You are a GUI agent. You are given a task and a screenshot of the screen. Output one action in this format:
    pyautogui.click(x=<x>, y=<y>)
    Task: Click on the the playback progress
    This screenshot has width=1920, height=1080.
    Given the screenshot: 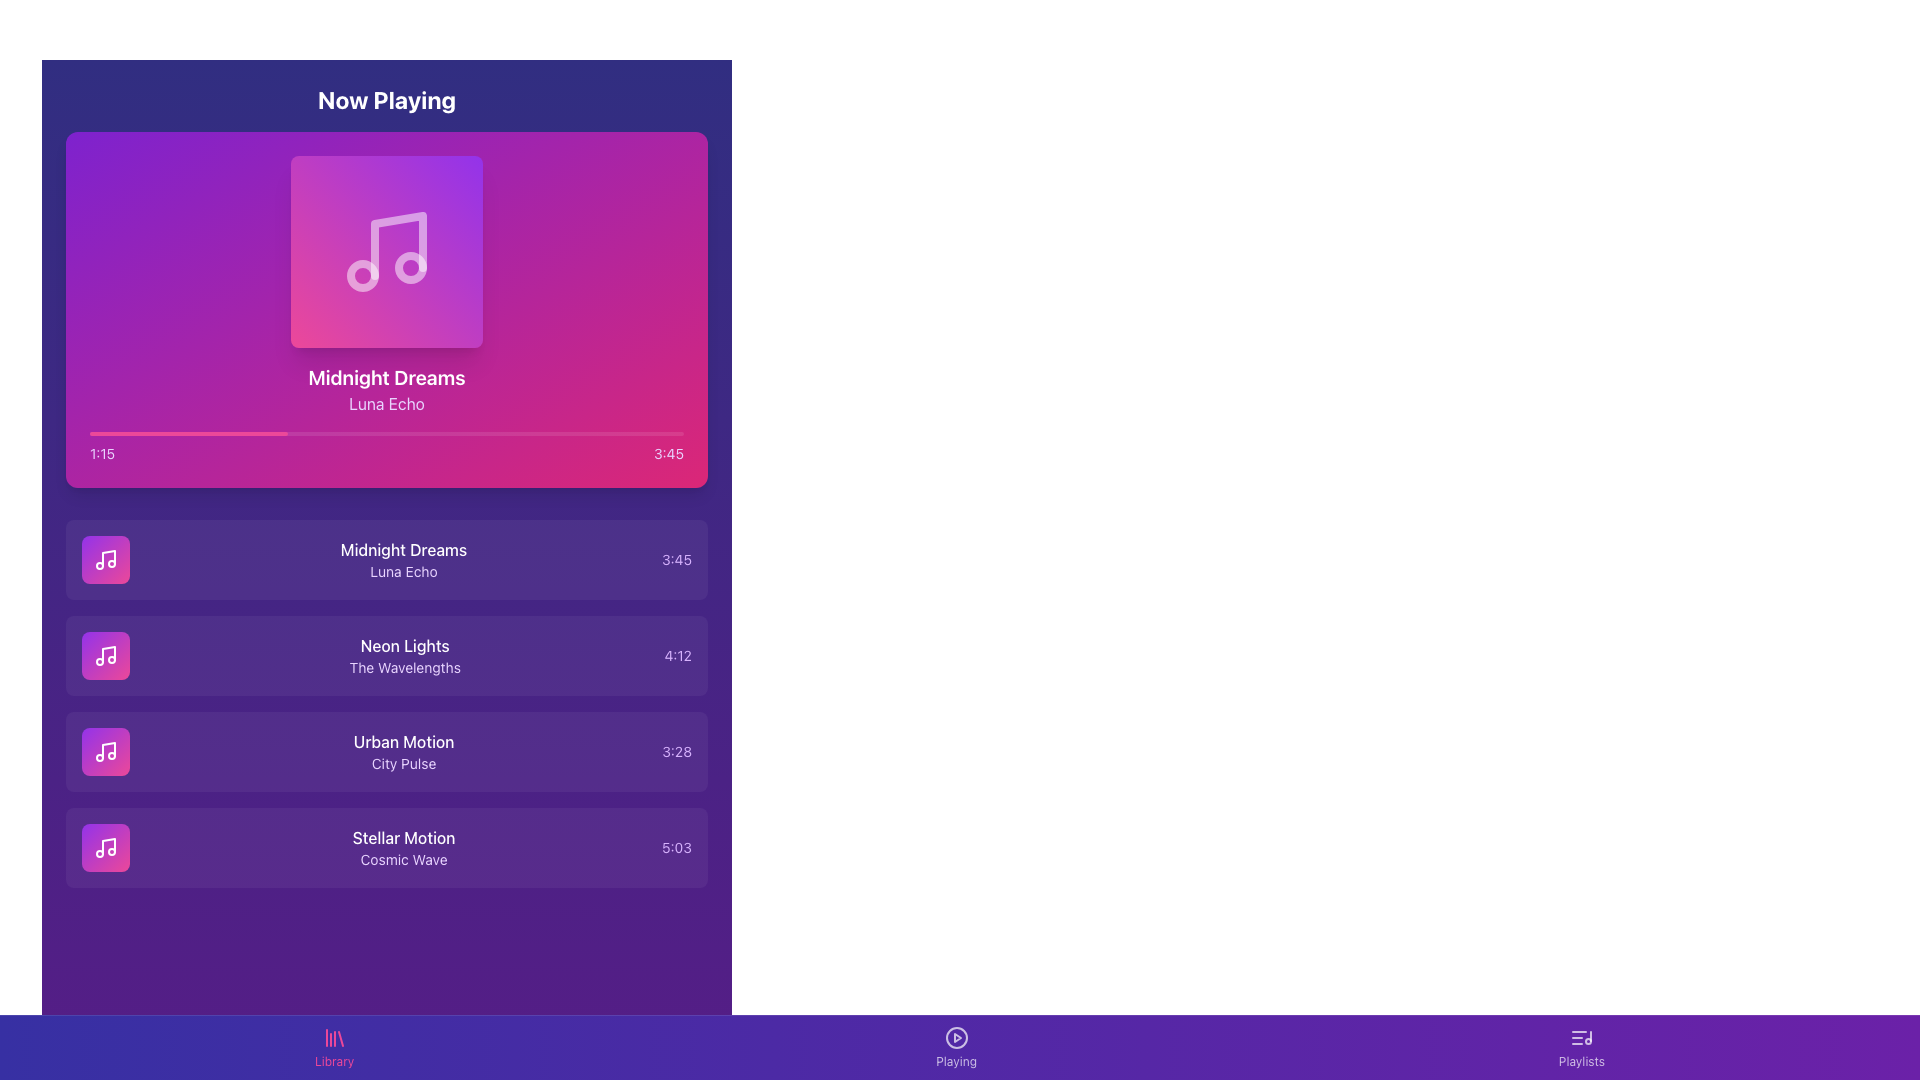 What is the action you would take?
    pyautogui.click(x=660, y=433)
    